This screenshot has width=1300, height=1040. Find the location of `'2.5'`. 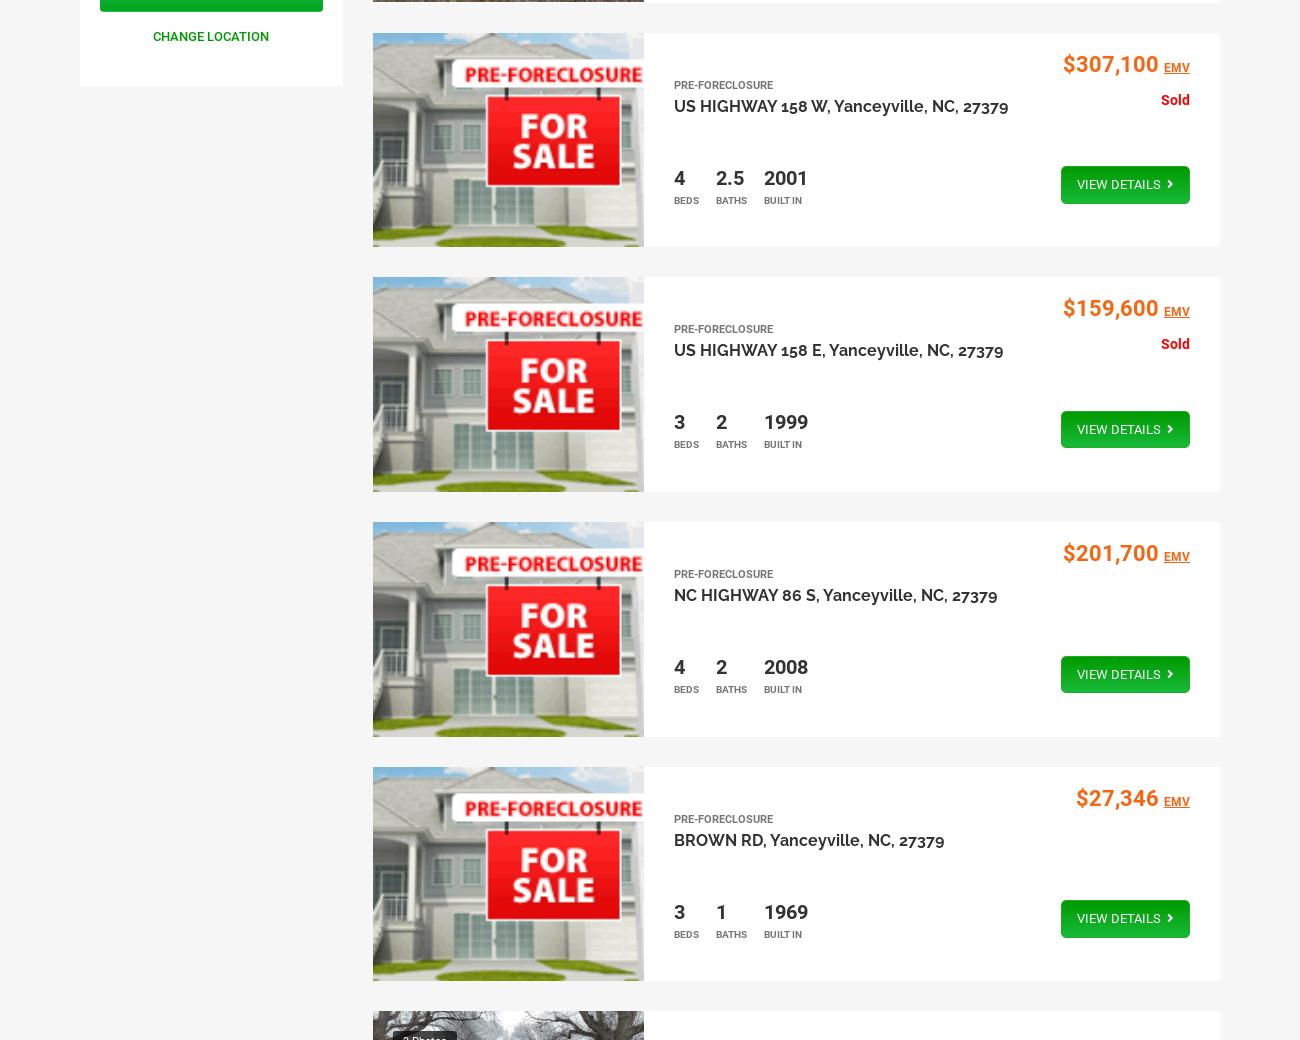

'2.5' is located at coordinates (729, 177).